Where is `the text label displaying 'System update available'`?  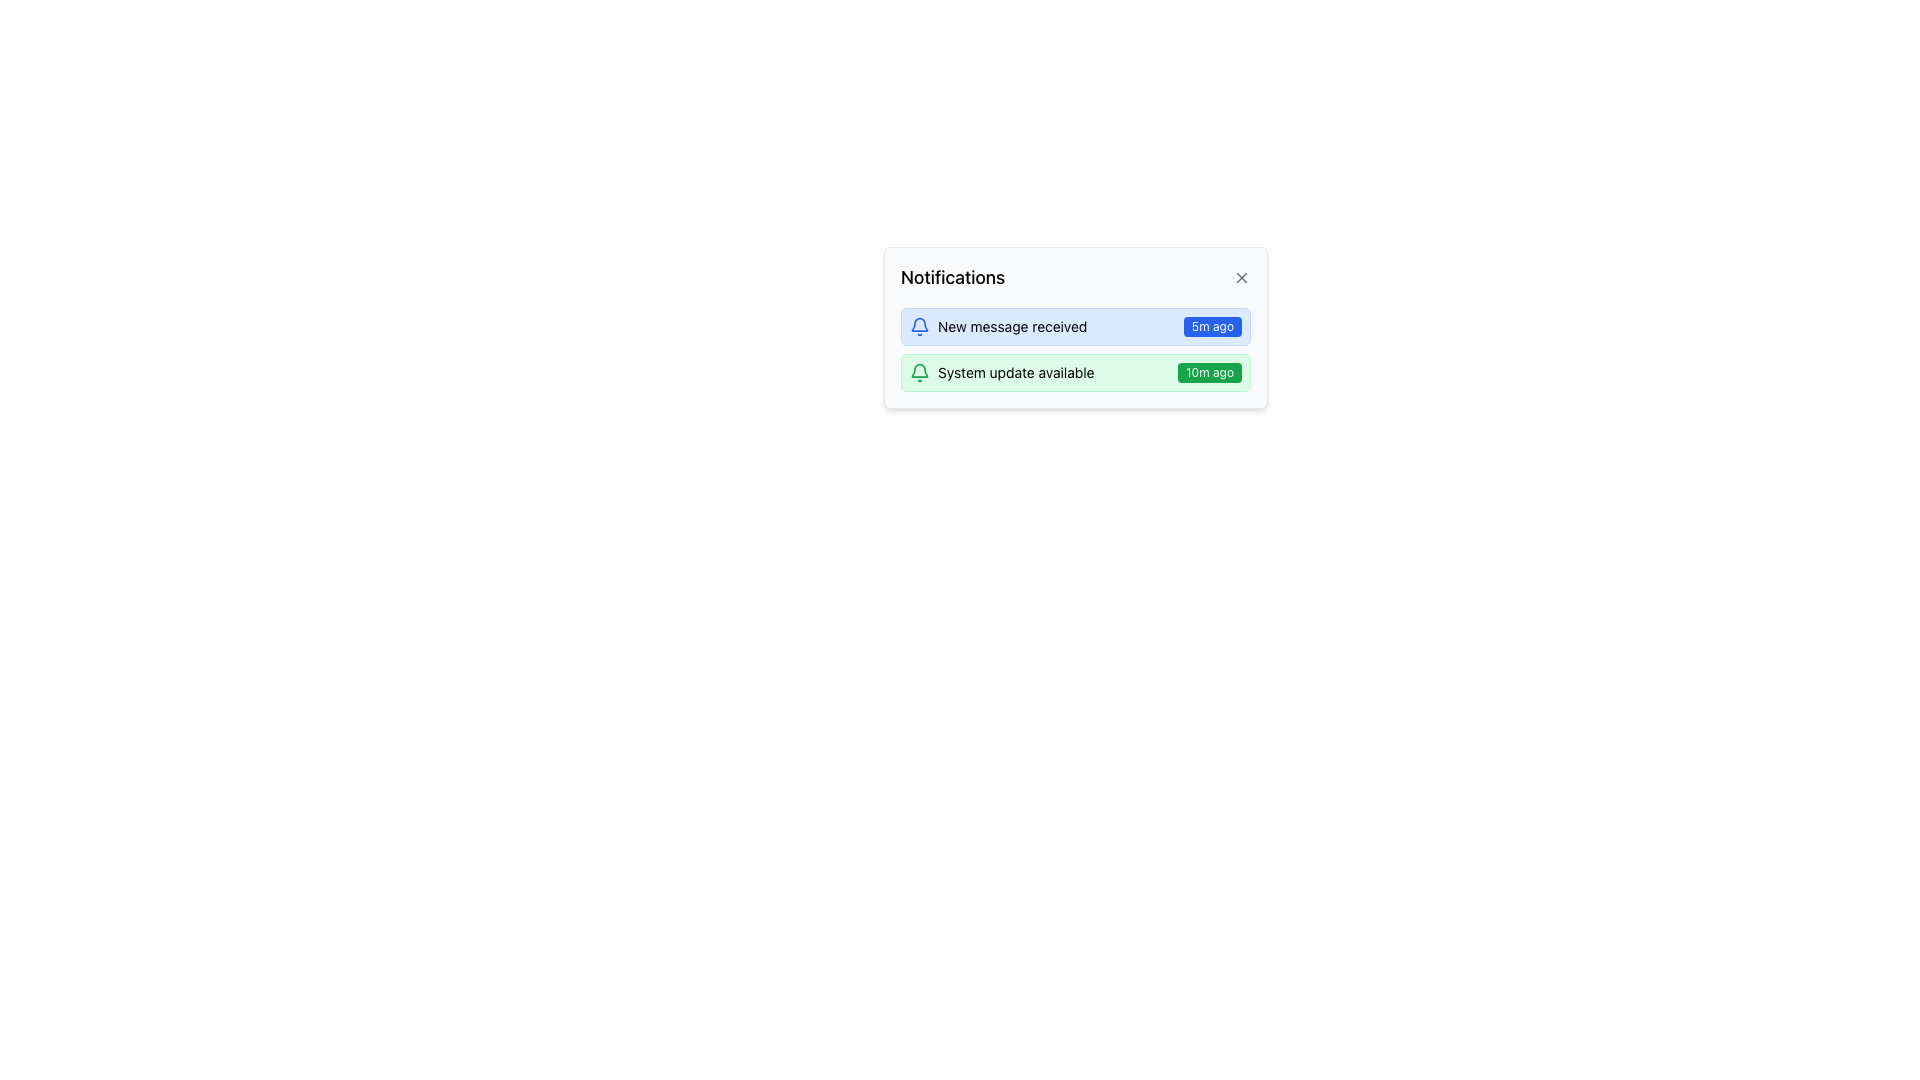 the text label displaying 'System update available' is located at coordinates (1016, 373).